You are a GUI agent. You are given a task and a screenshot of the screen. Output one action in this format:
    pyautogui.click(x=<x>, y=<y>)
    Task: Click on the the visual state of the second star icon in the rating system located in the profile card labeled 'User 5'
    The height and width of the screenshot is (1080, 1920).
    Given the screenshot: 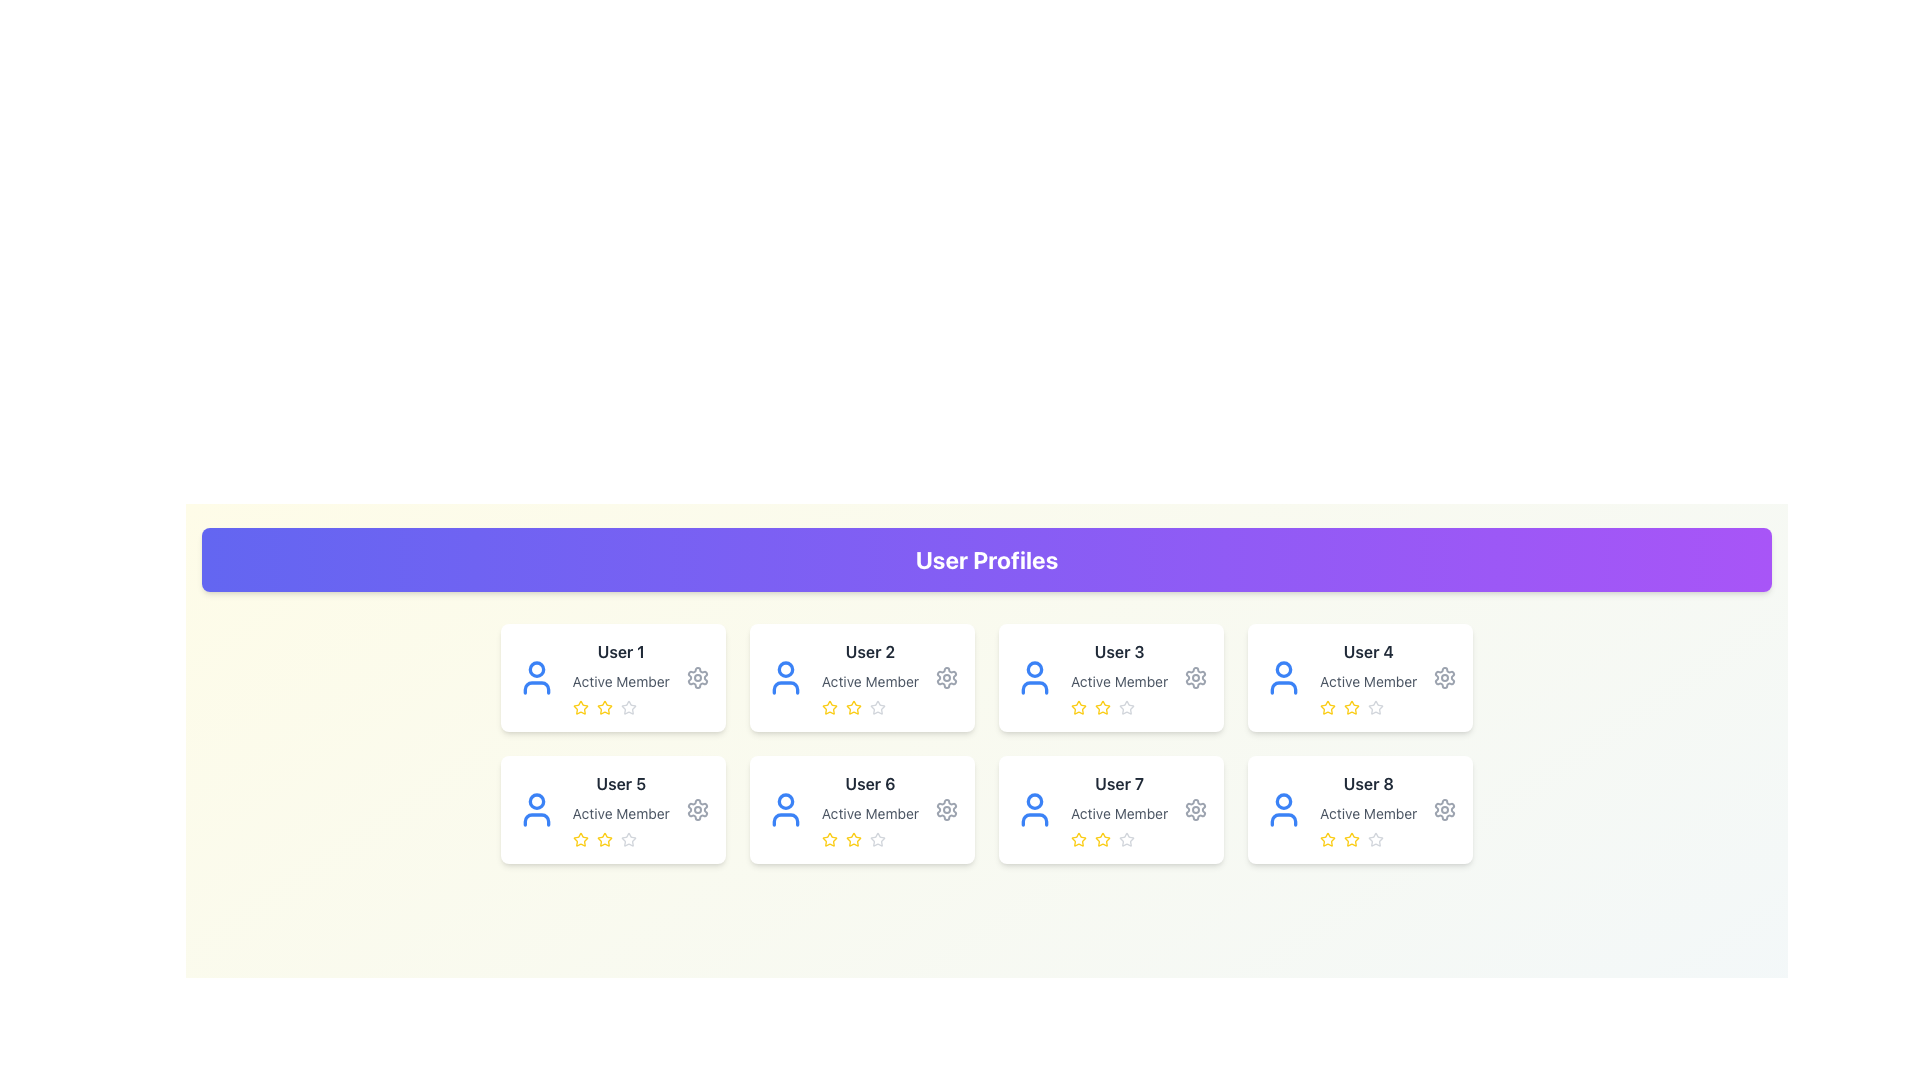 What is the action you would take?
    pyautogui.click(x=603, y=839)
    